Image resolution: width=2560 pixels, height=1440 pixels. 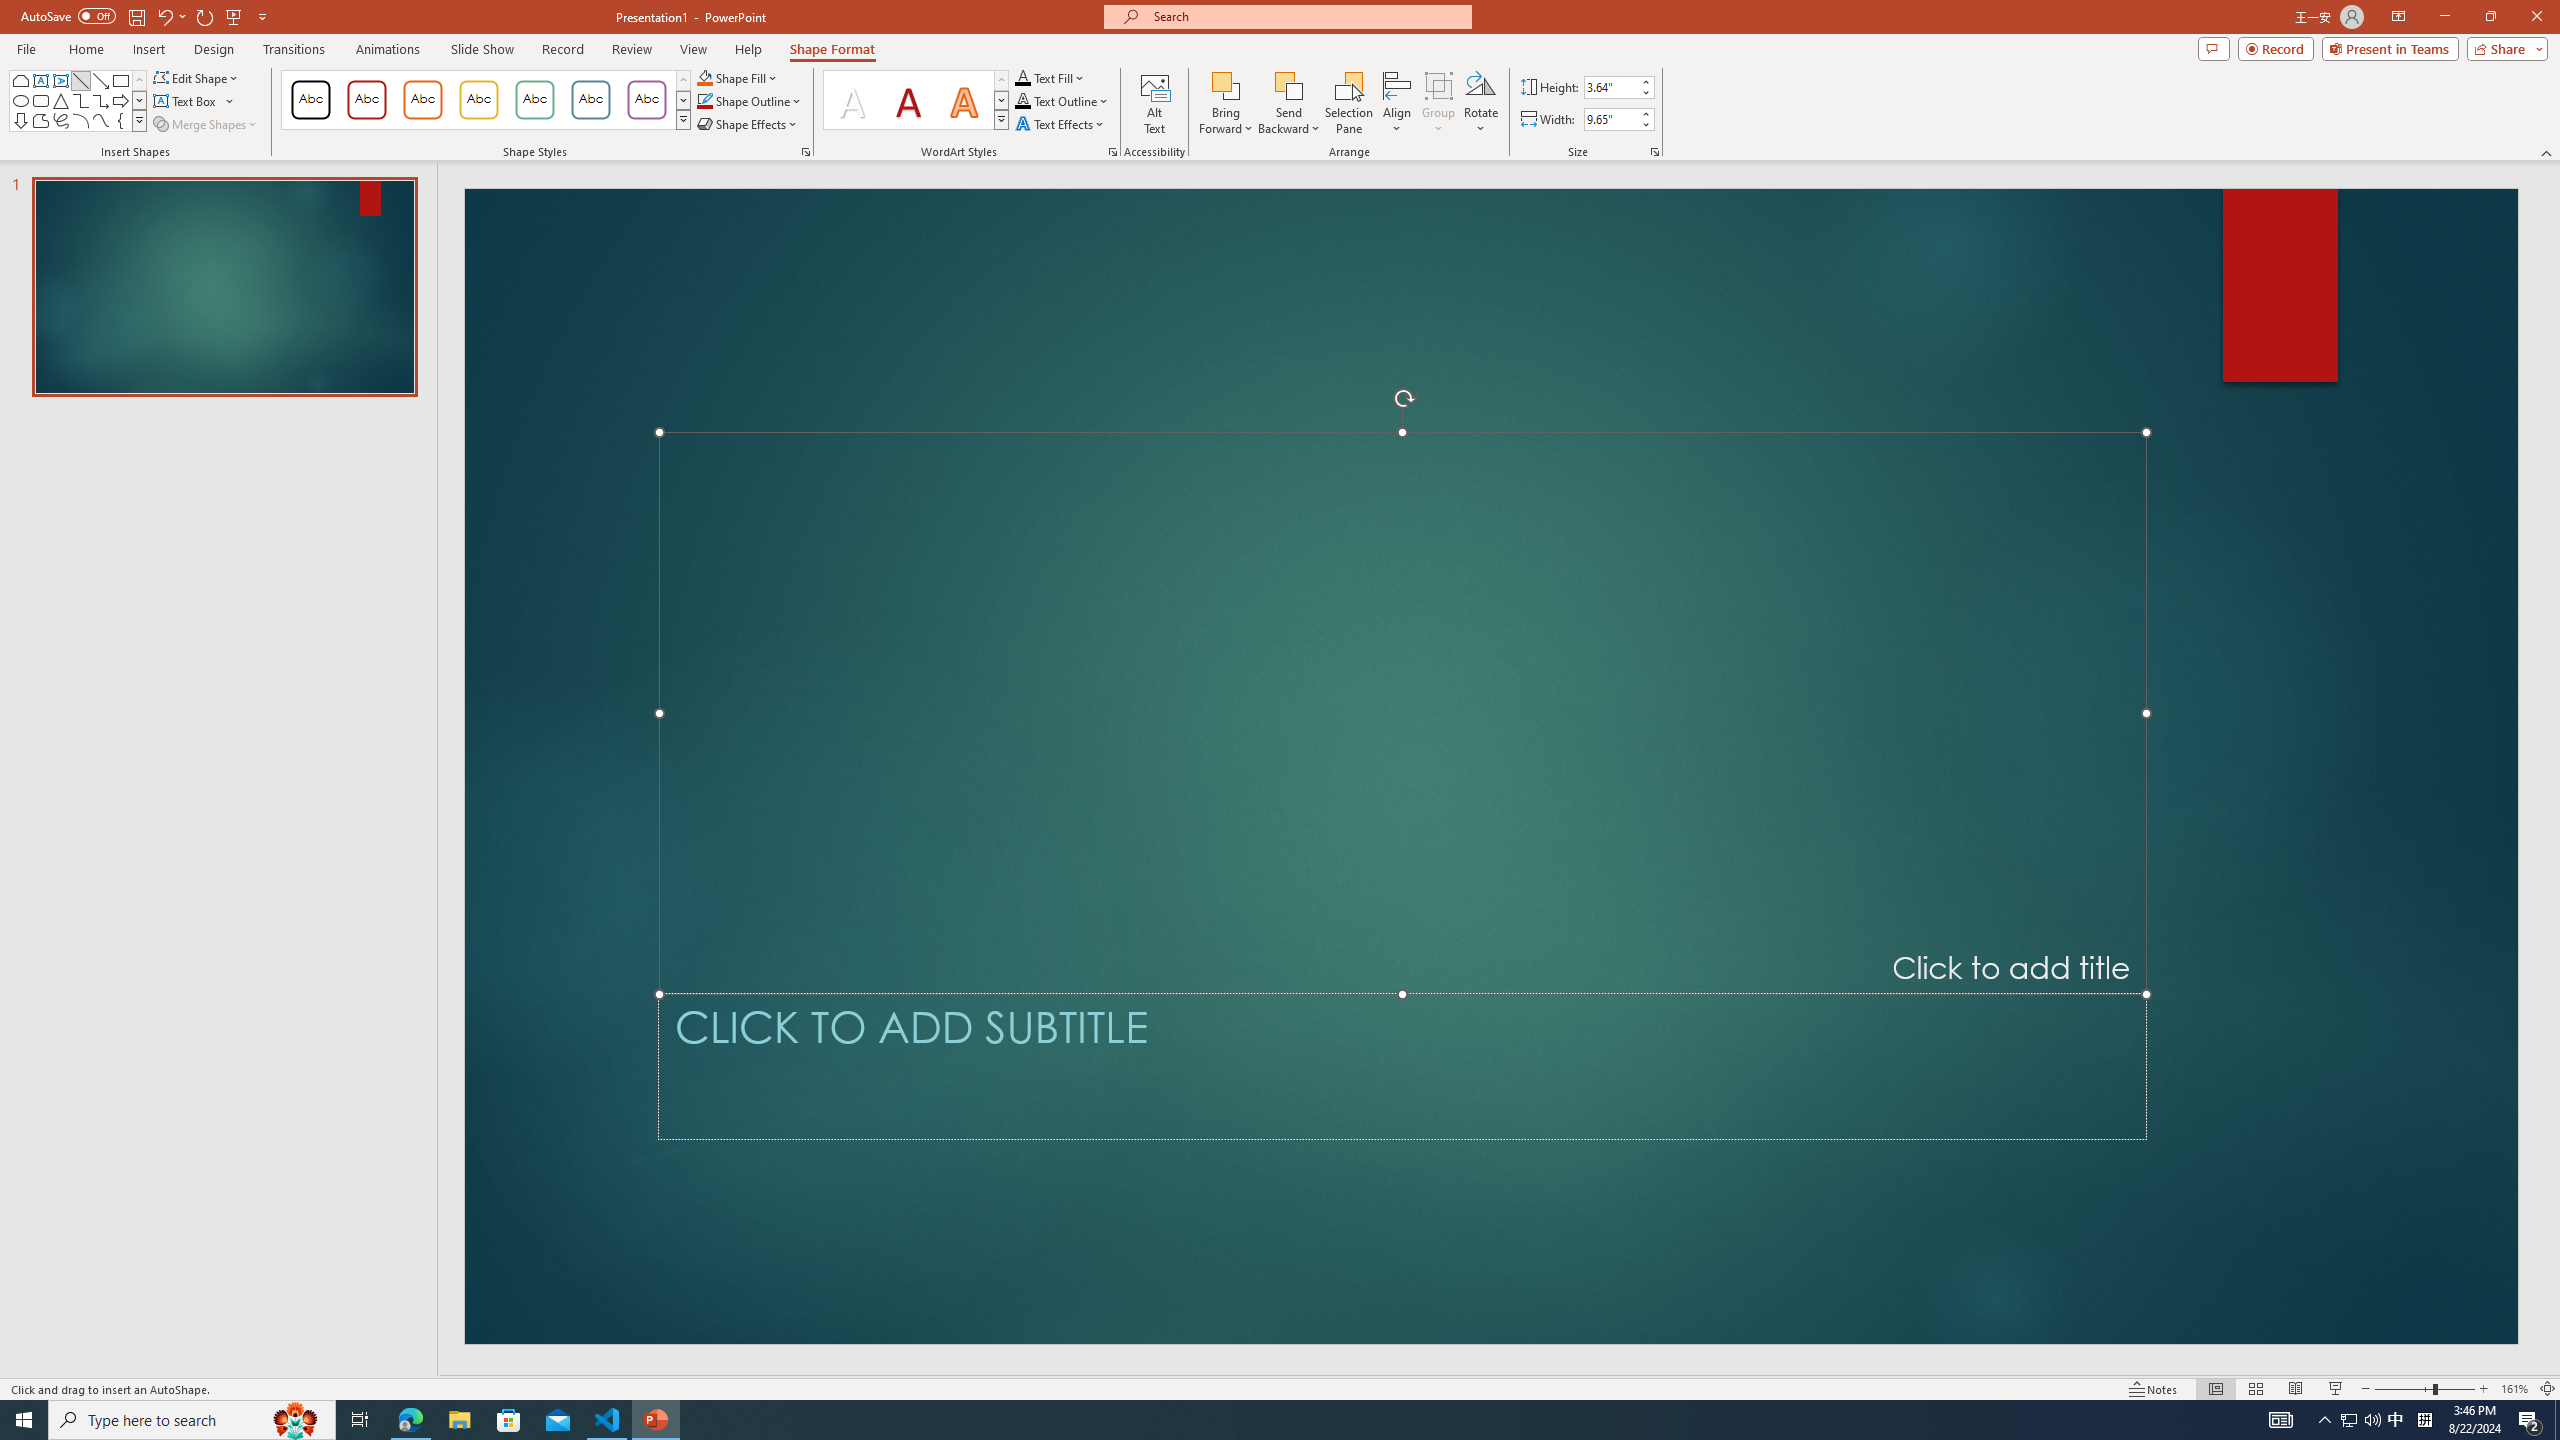 What do you see at coordinates (78, 100) in the screenshot?
I see `'AutomationID: ShapesInsertGallery'` at bounding box center [78, 100].